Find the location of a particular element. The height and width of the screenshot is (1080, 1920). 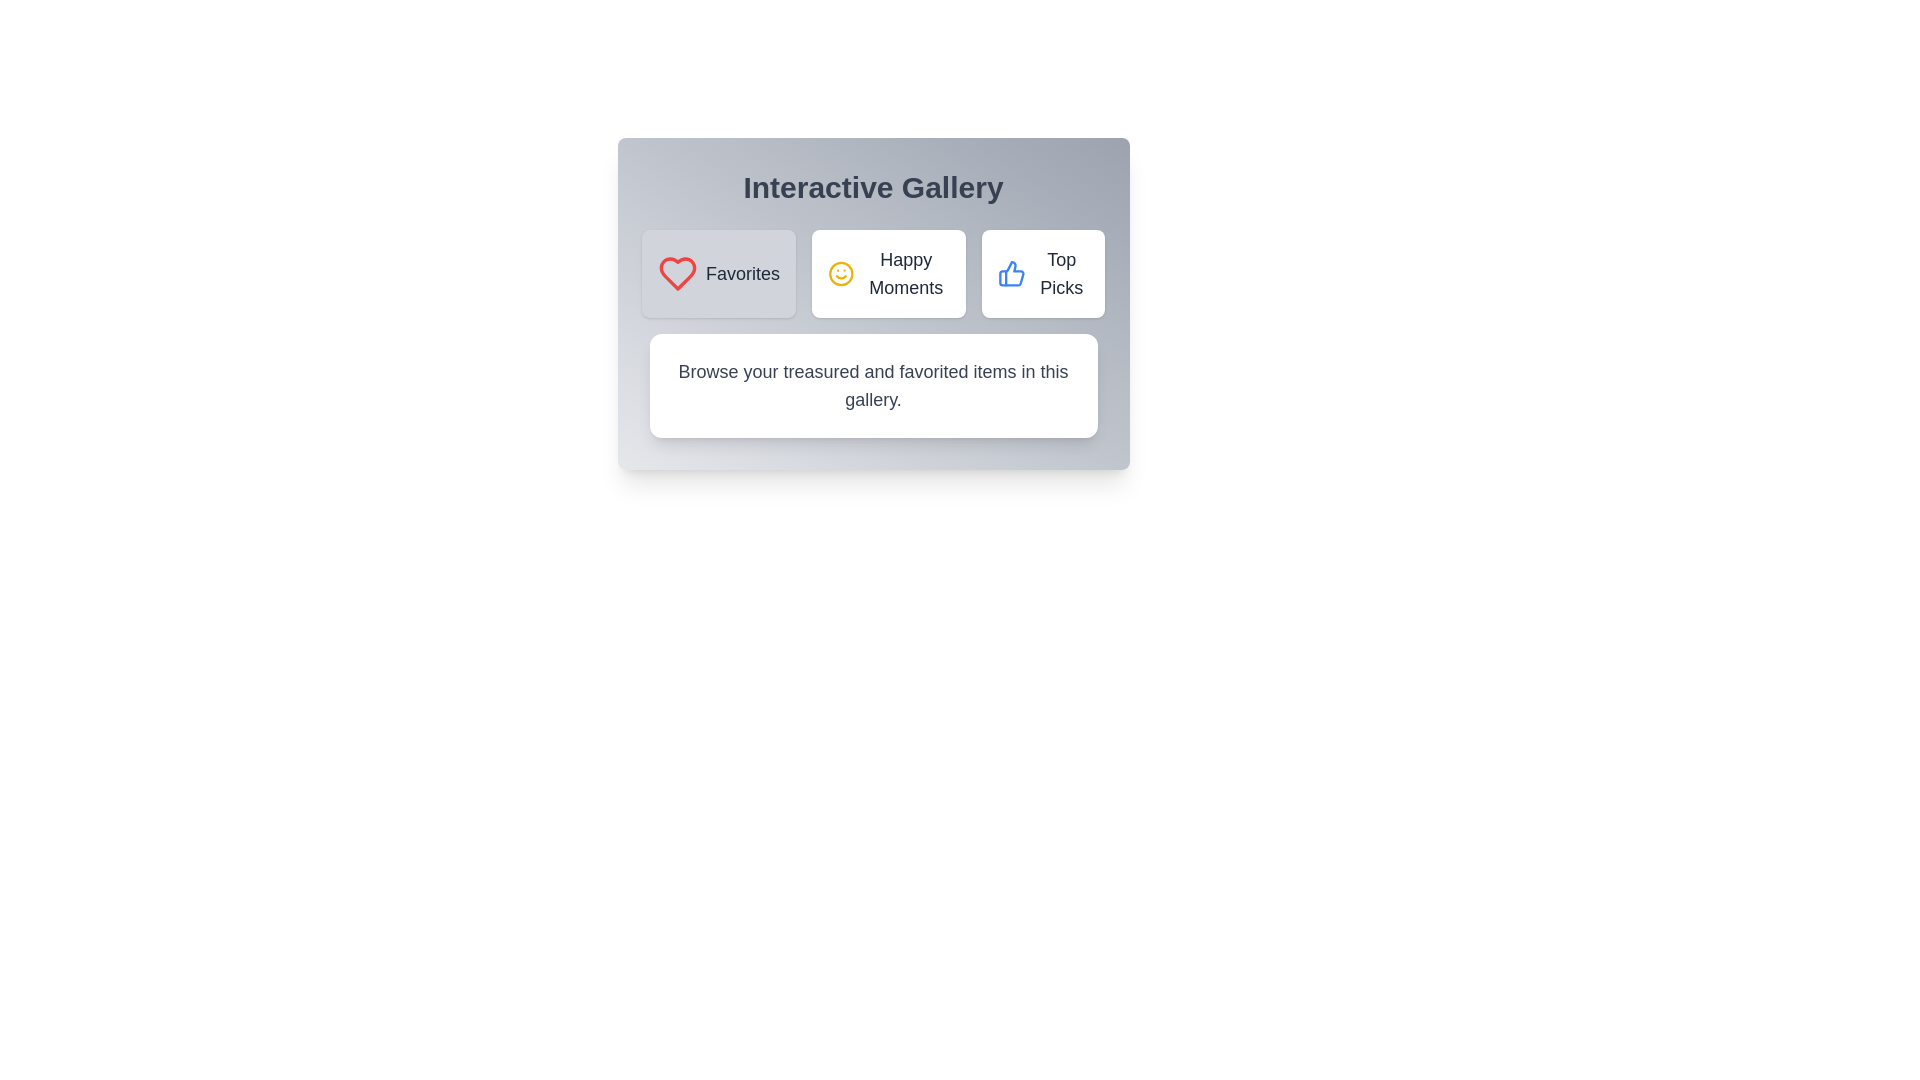

the Happy Moments category by clicking the respective button is located at coordinates (887, 273).